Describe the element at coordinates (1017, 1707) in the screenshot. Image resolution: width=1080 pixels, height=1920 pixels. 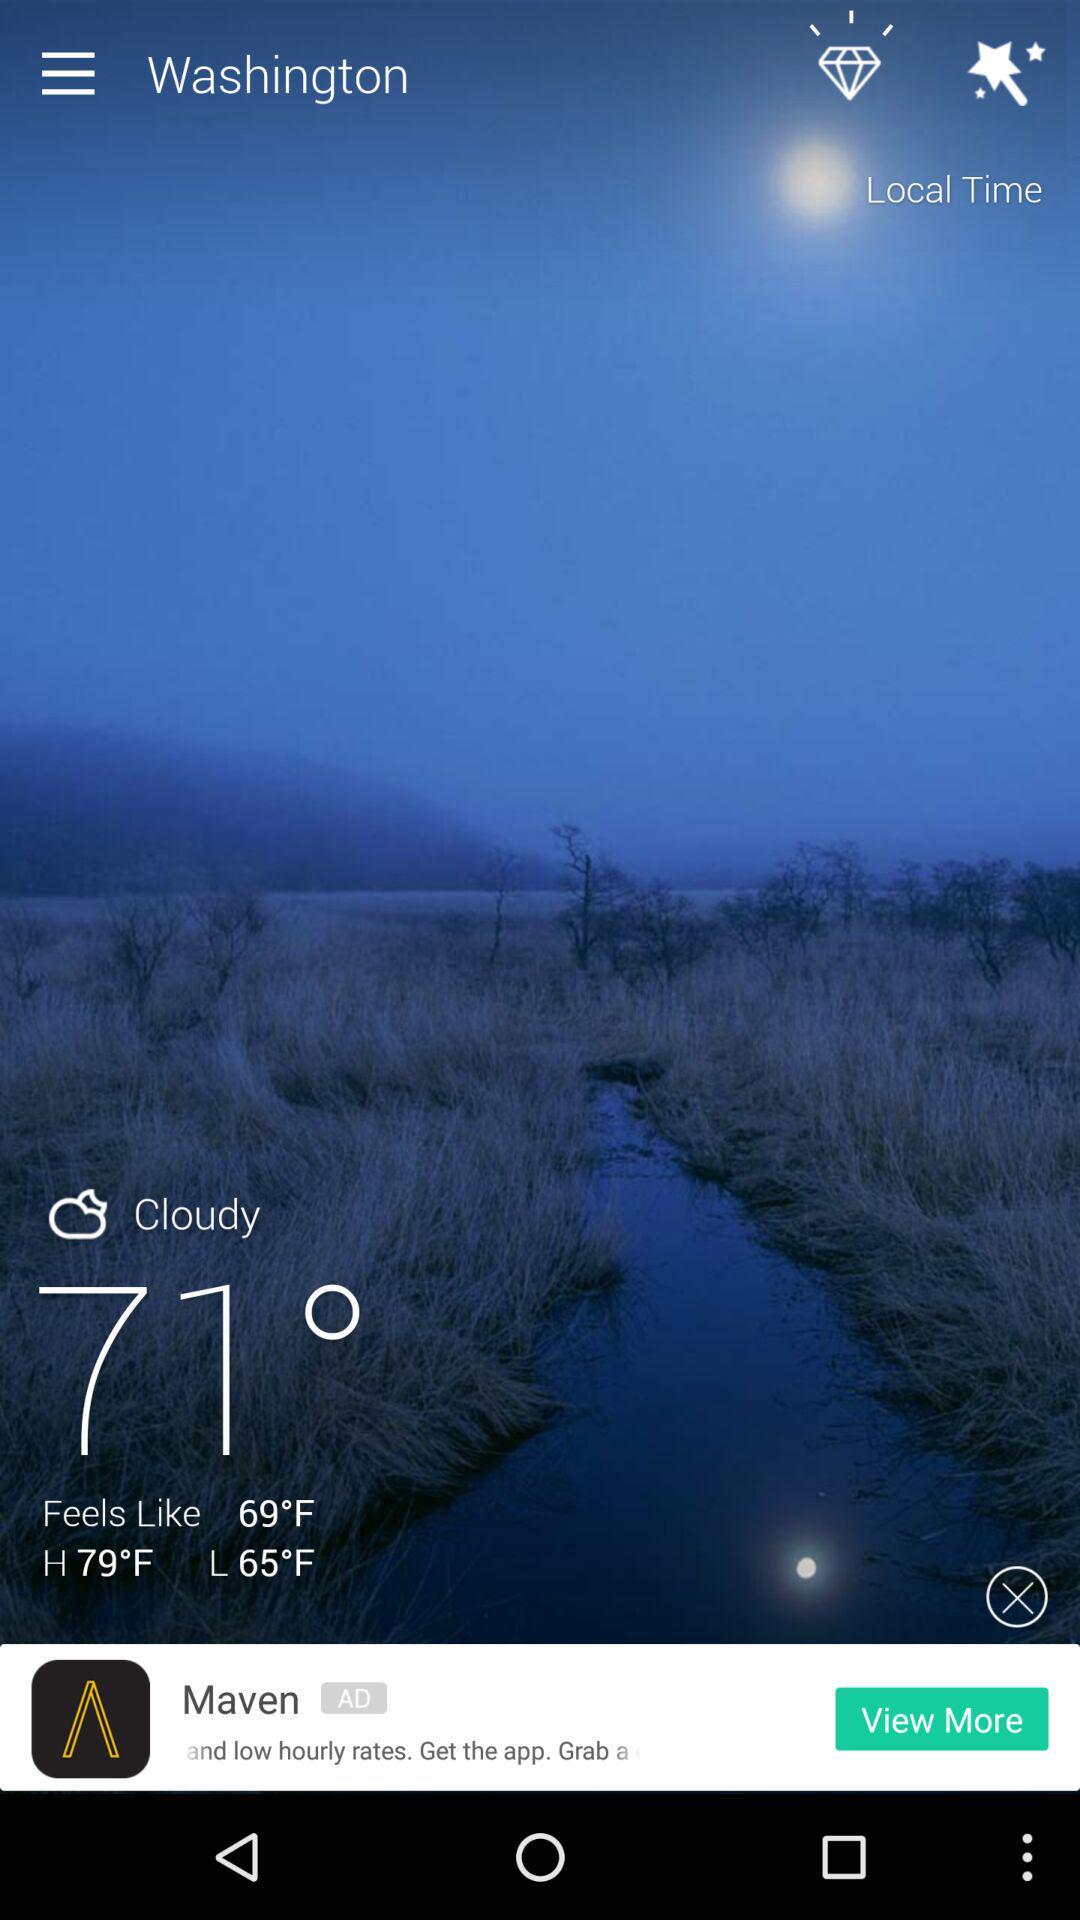
I see `the close icon` at that location.